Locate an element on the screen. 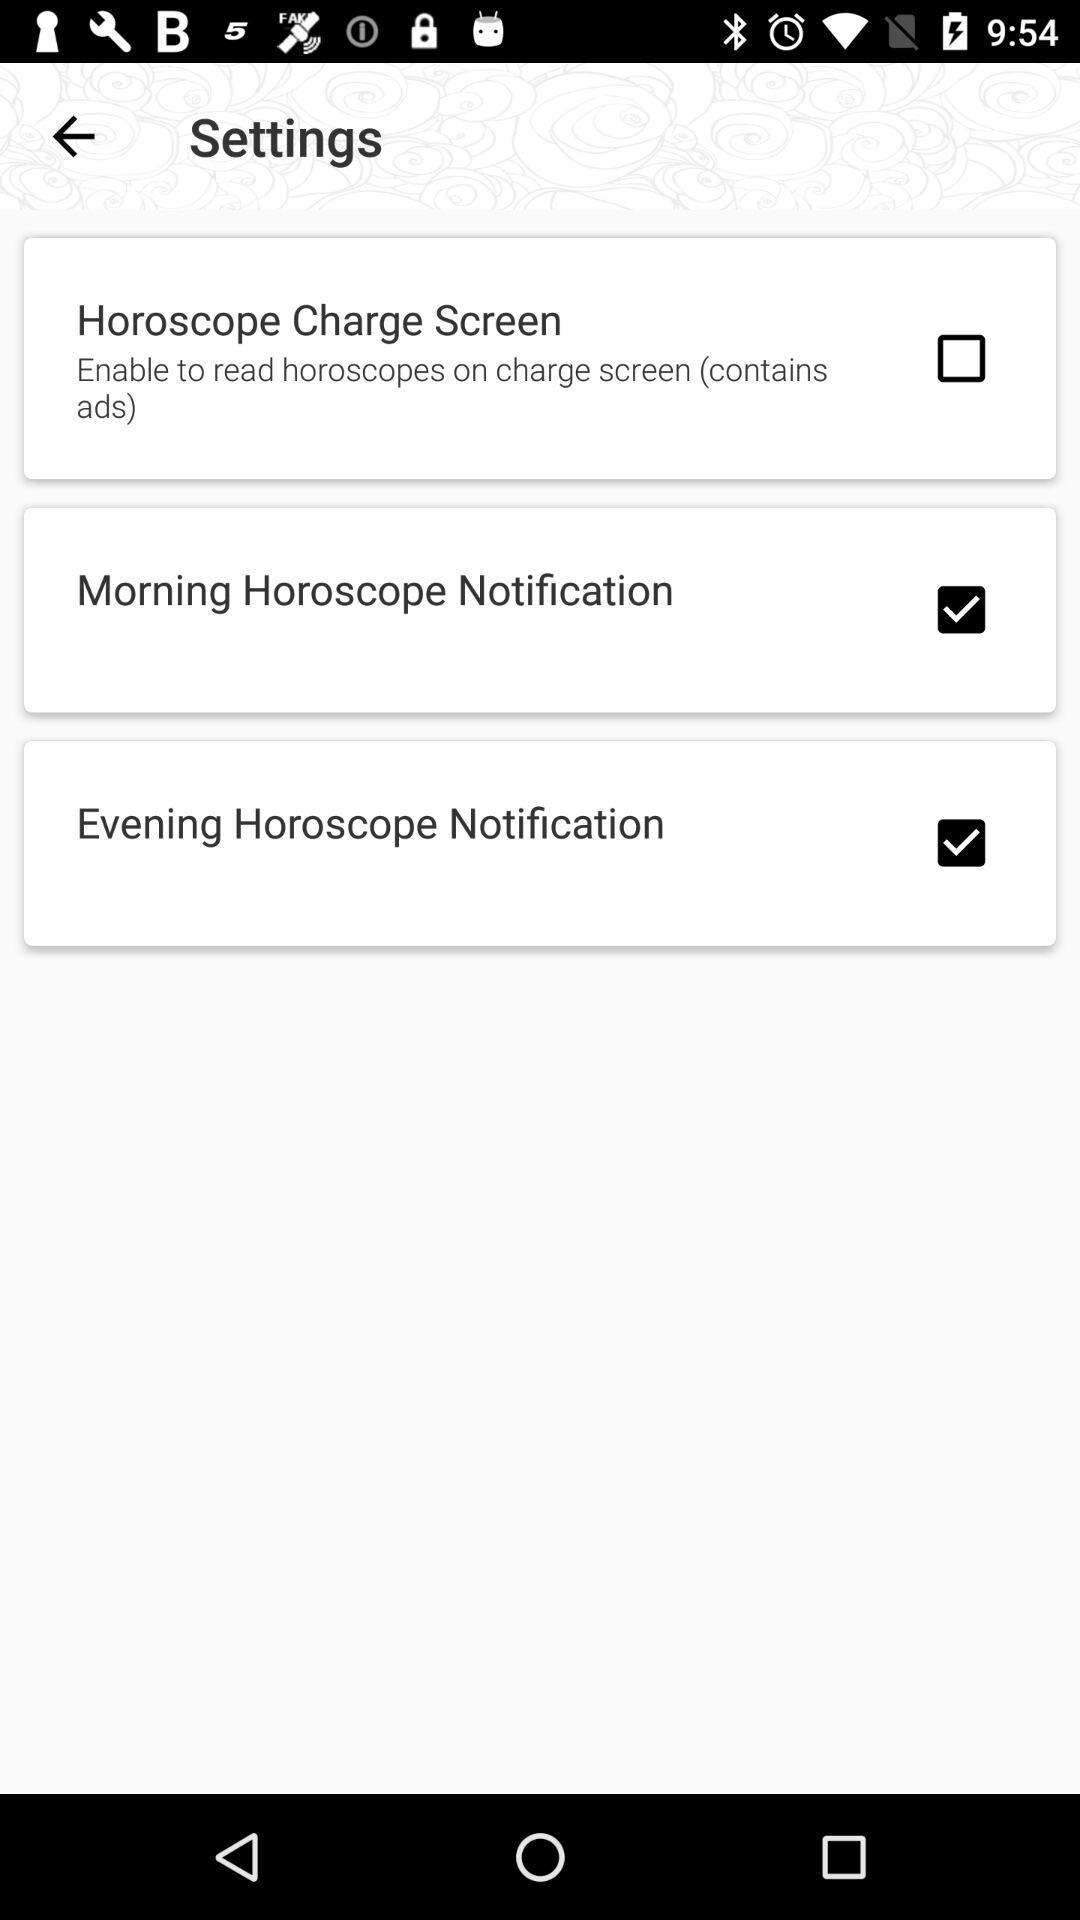 The height and width of the screenshot is (1920, 1080). the item above horoscope charge screen is located at coordinates (72, 135).